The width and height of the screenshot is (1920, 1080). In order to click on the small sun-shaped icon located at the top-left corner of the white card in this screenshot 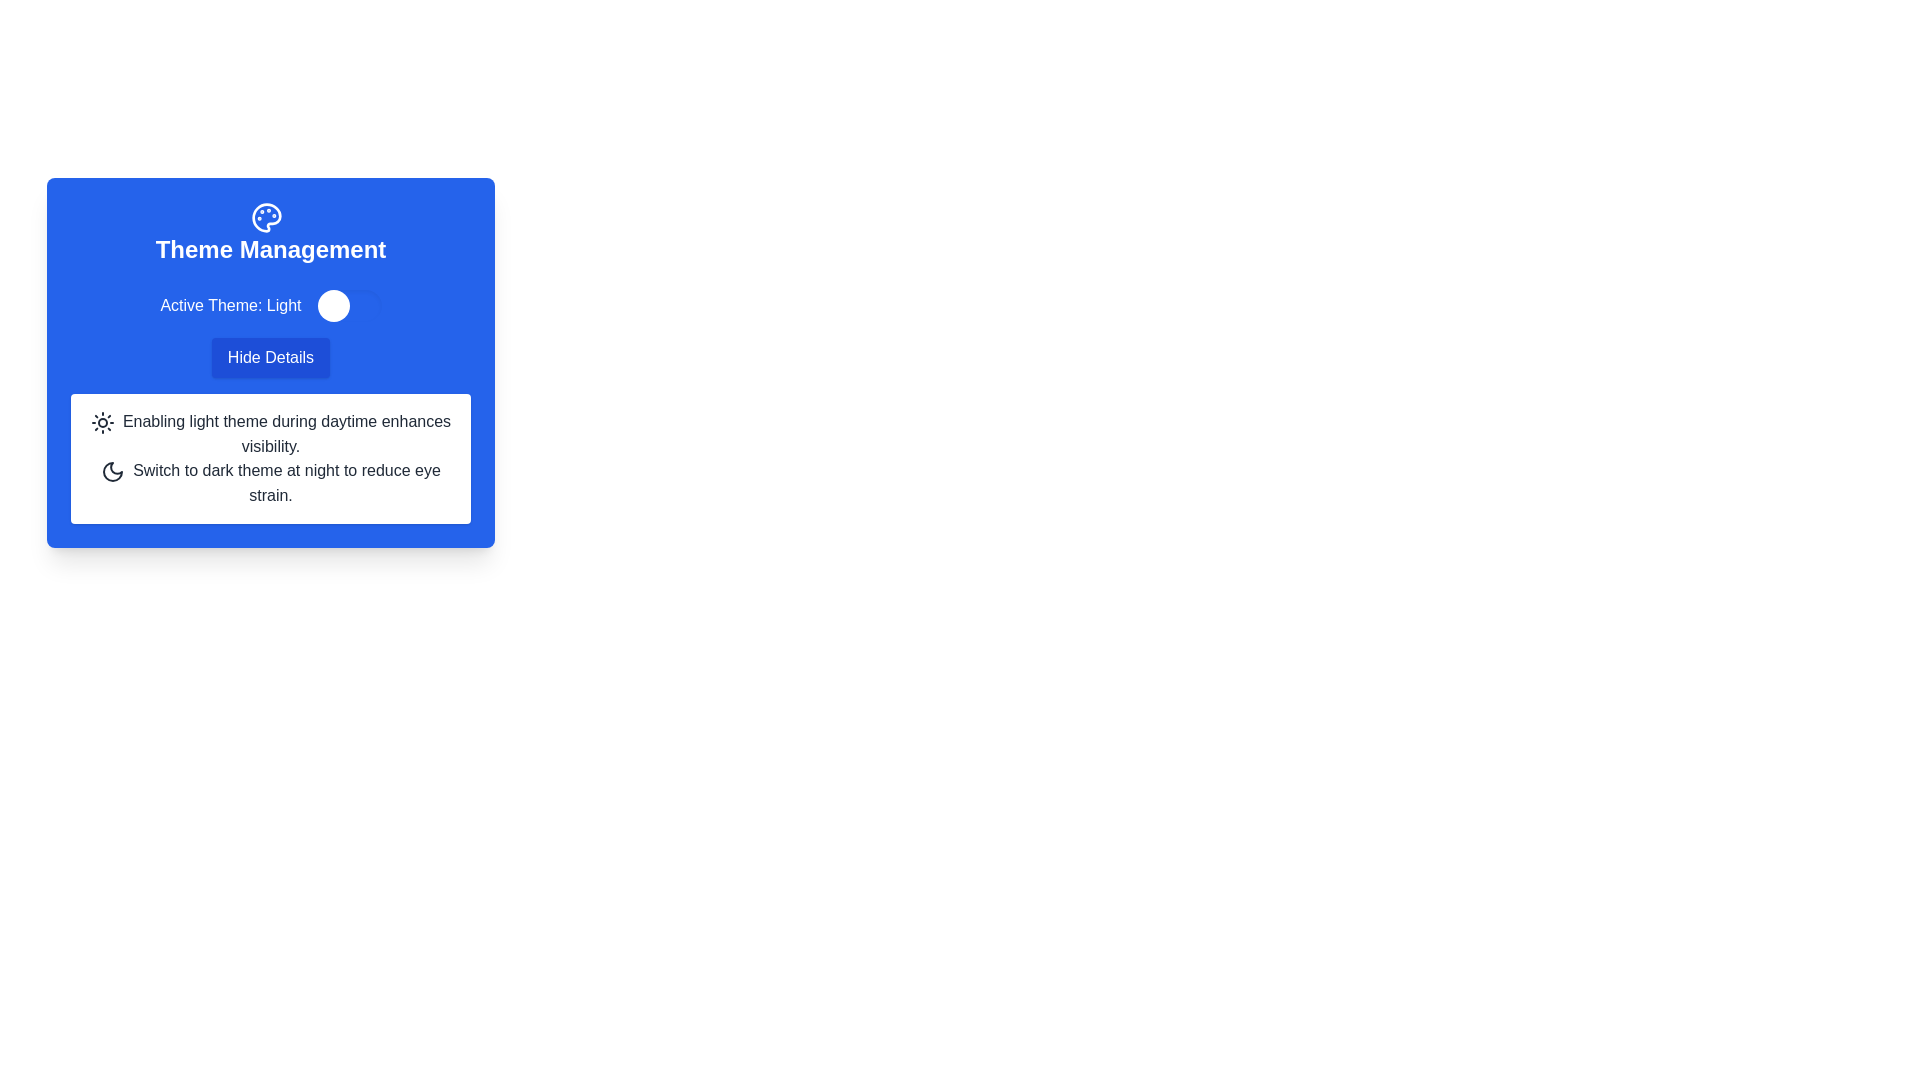, I will do `click(101, 421)`.